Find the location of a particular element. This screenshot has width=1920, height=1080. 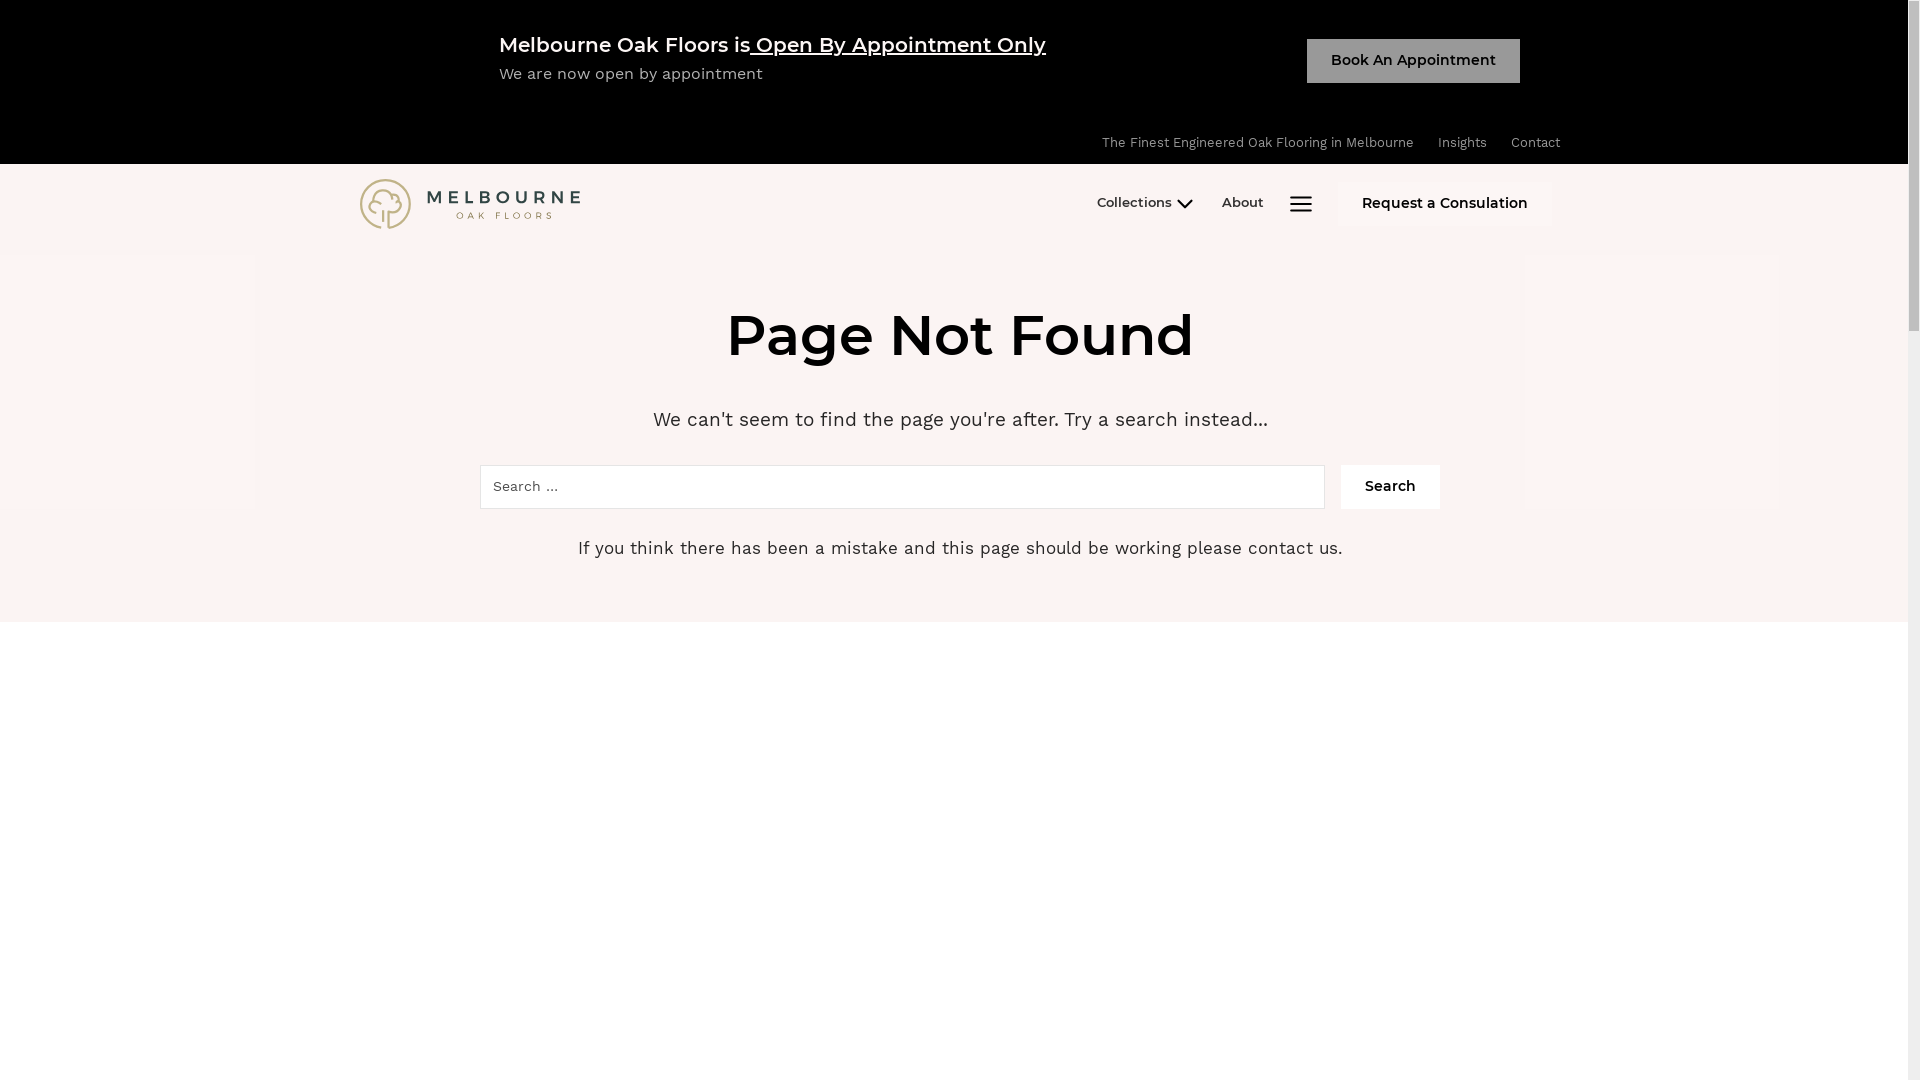

'About' is located at coordinates (1242, 204).